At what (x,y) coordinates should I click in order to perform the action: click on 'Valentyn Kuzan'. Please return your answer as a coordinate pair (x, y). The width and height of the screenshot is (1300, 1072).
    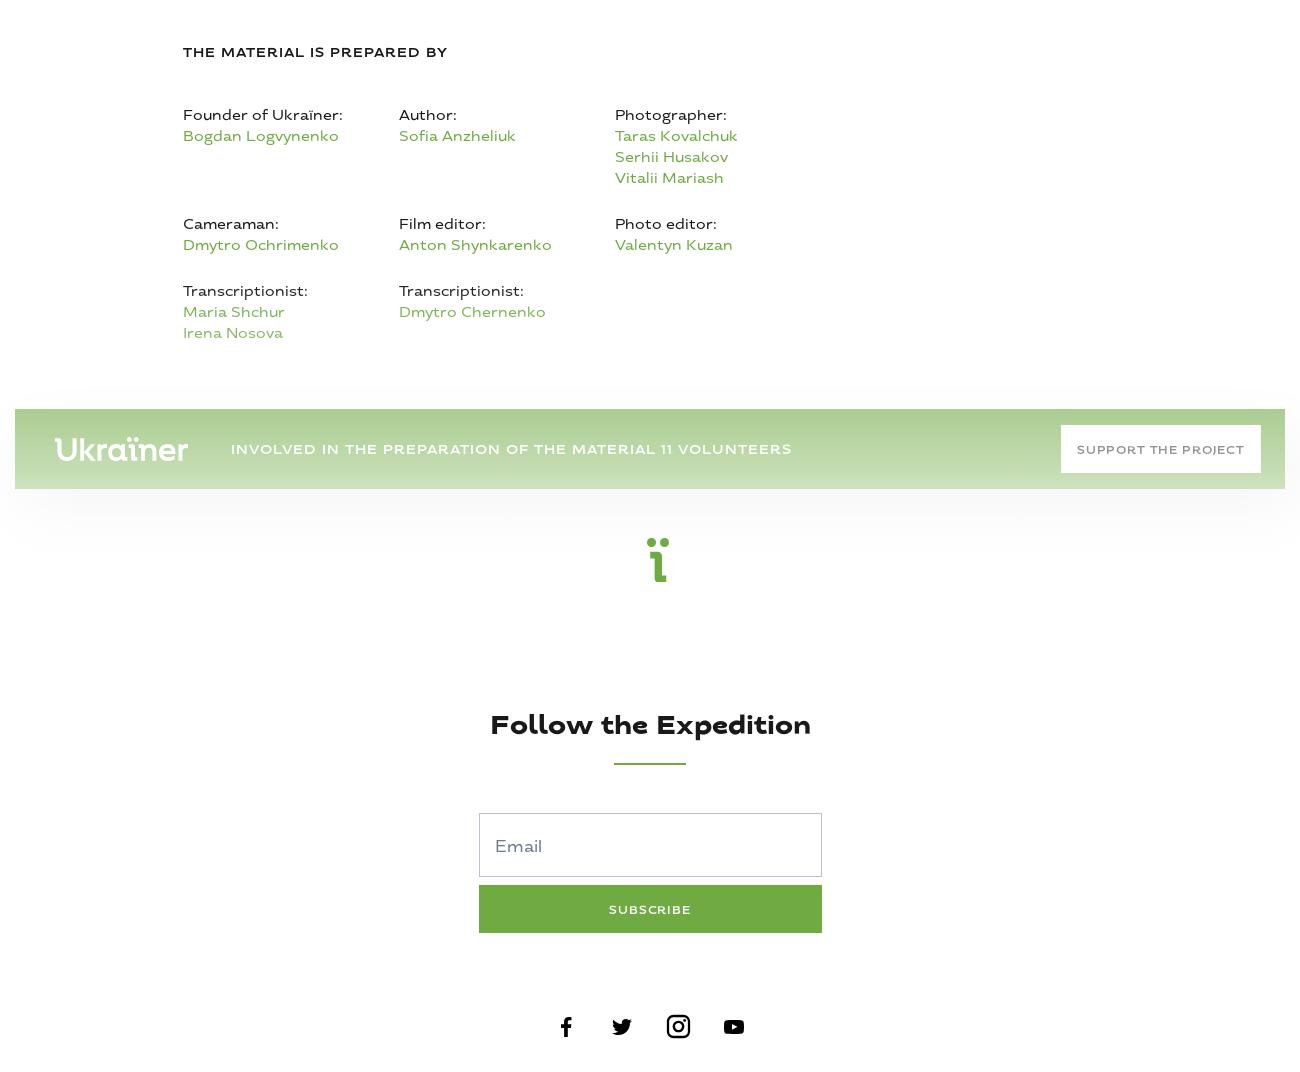
    Looking at the image, I should click on (673, 245).